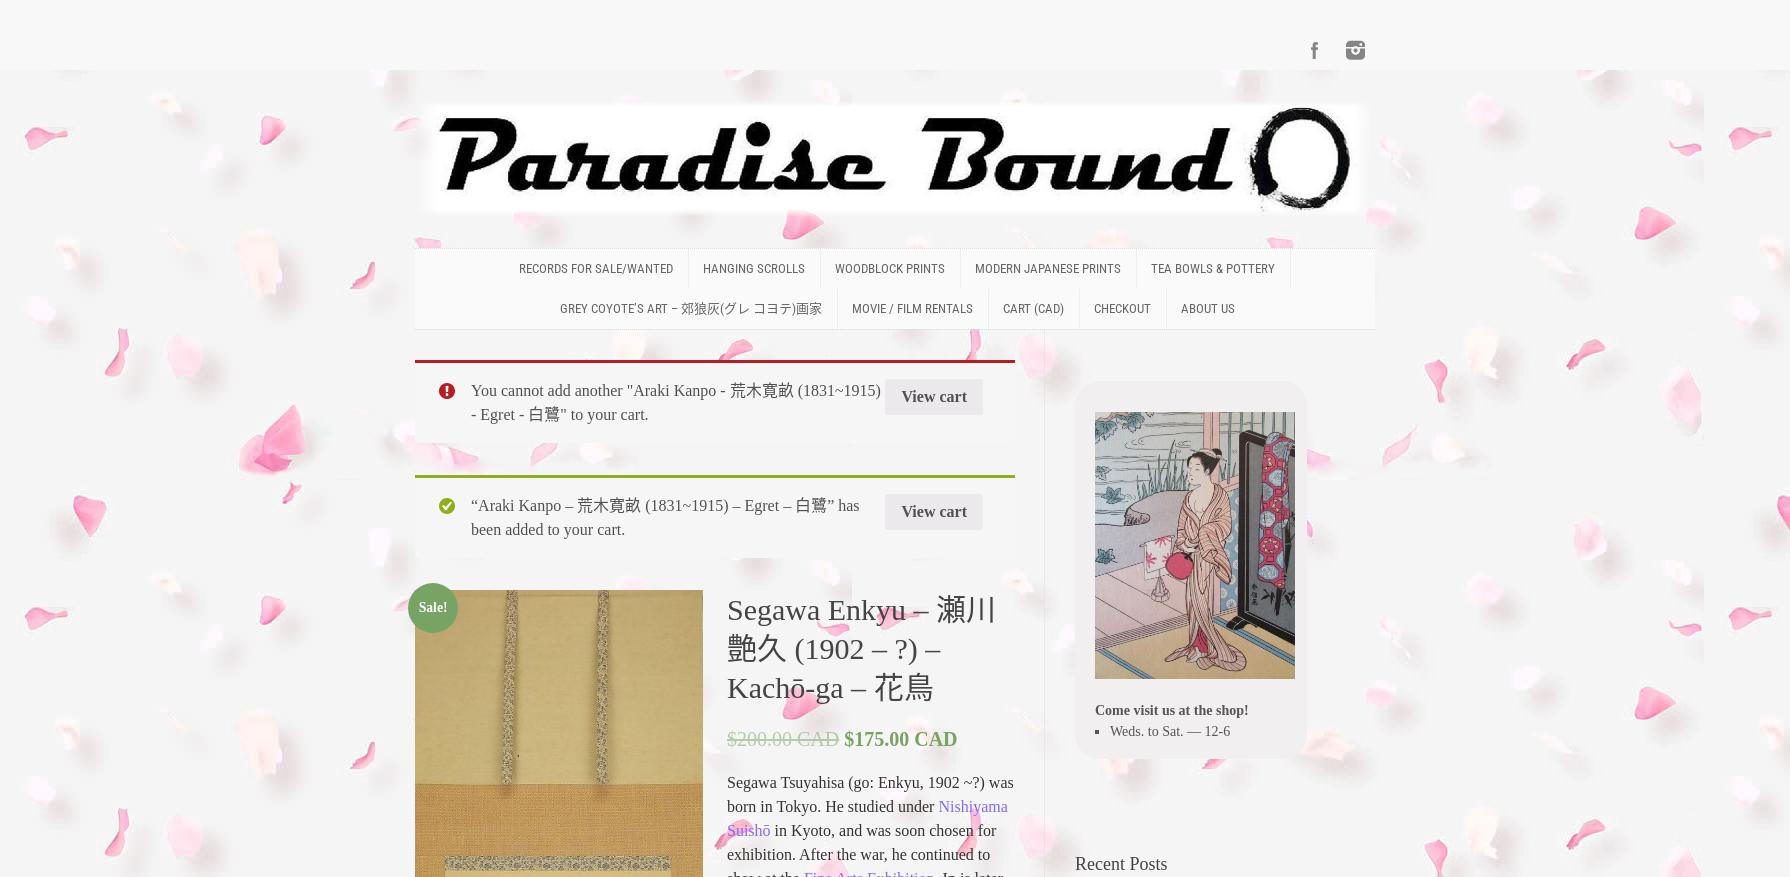  What do you see at coordinates (1171, 708) in the screenshot?
I see `'Come visit us at the shop!'` at bounding box center [1171, 708].